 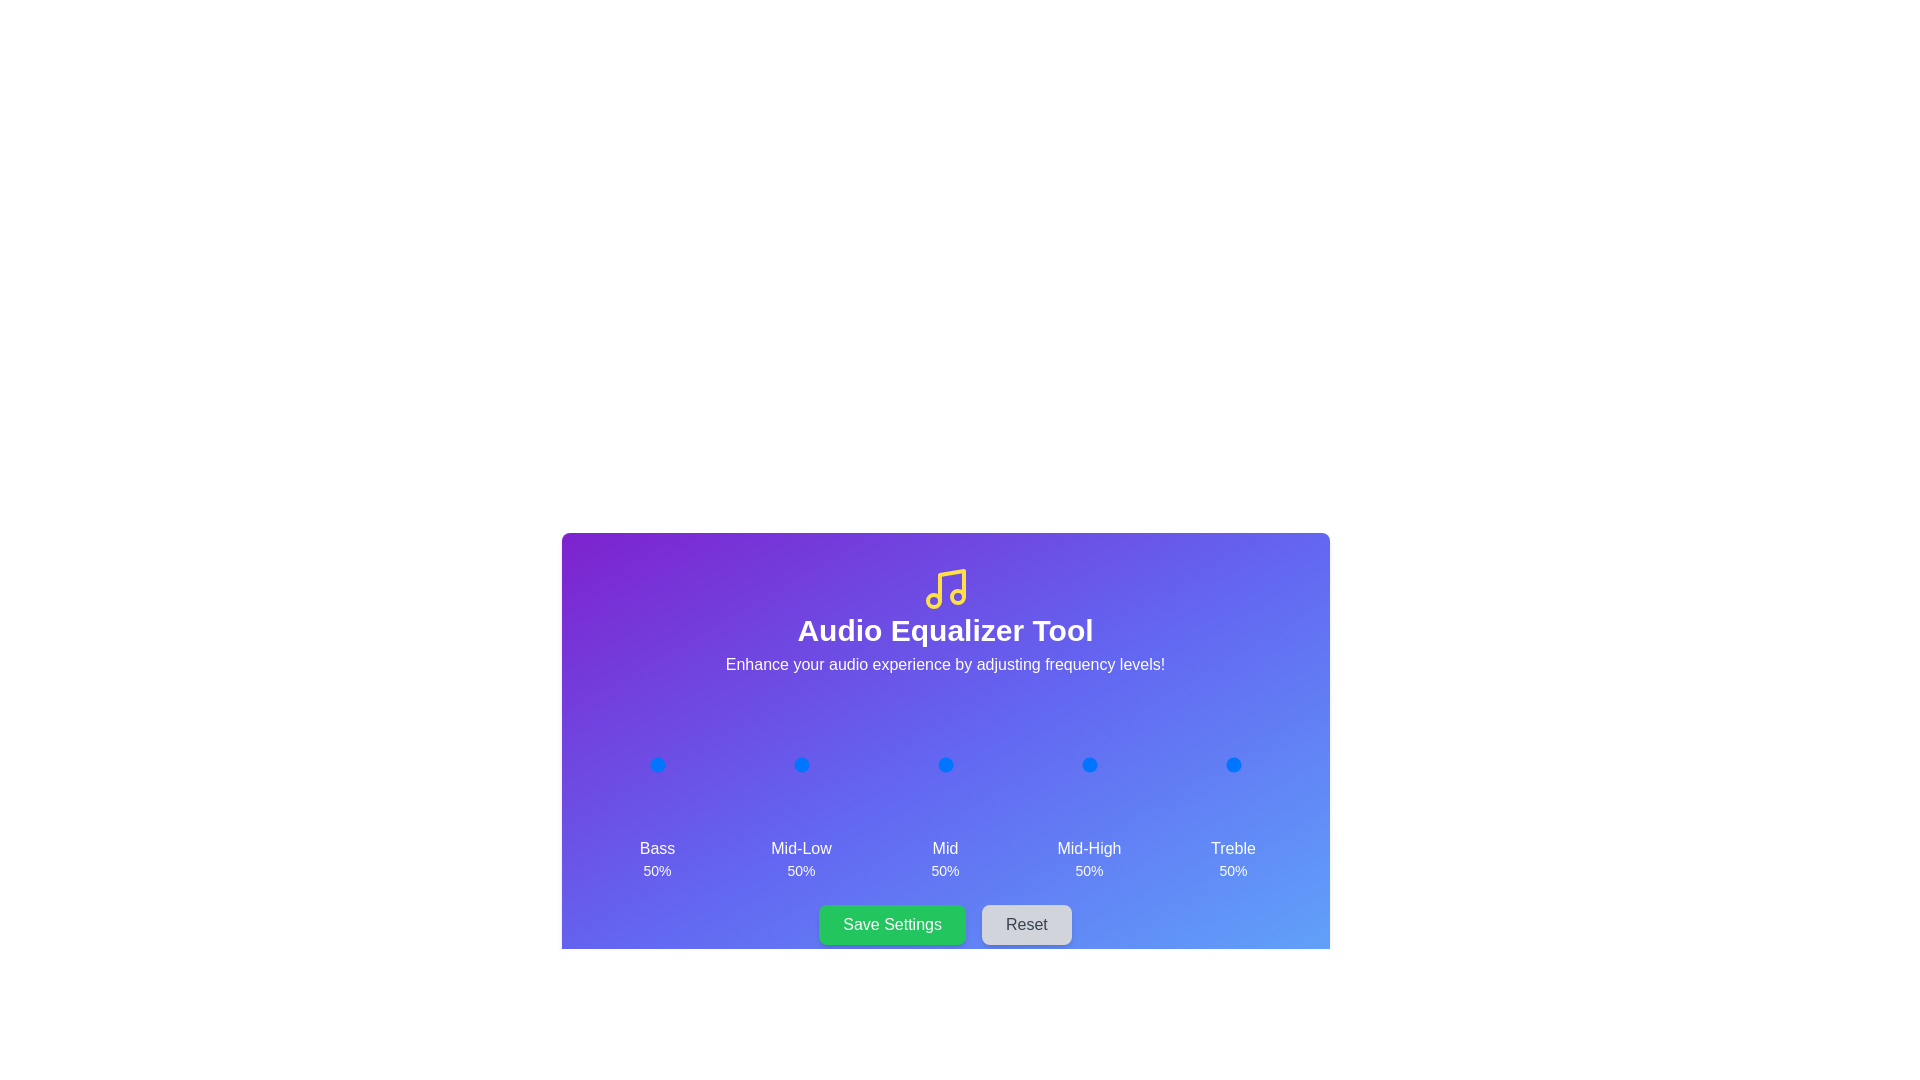 What do you see at coordinates (832, 764) in the screenshot?
I see `the 1 slider to 99%` at bounding box center [832, 764].